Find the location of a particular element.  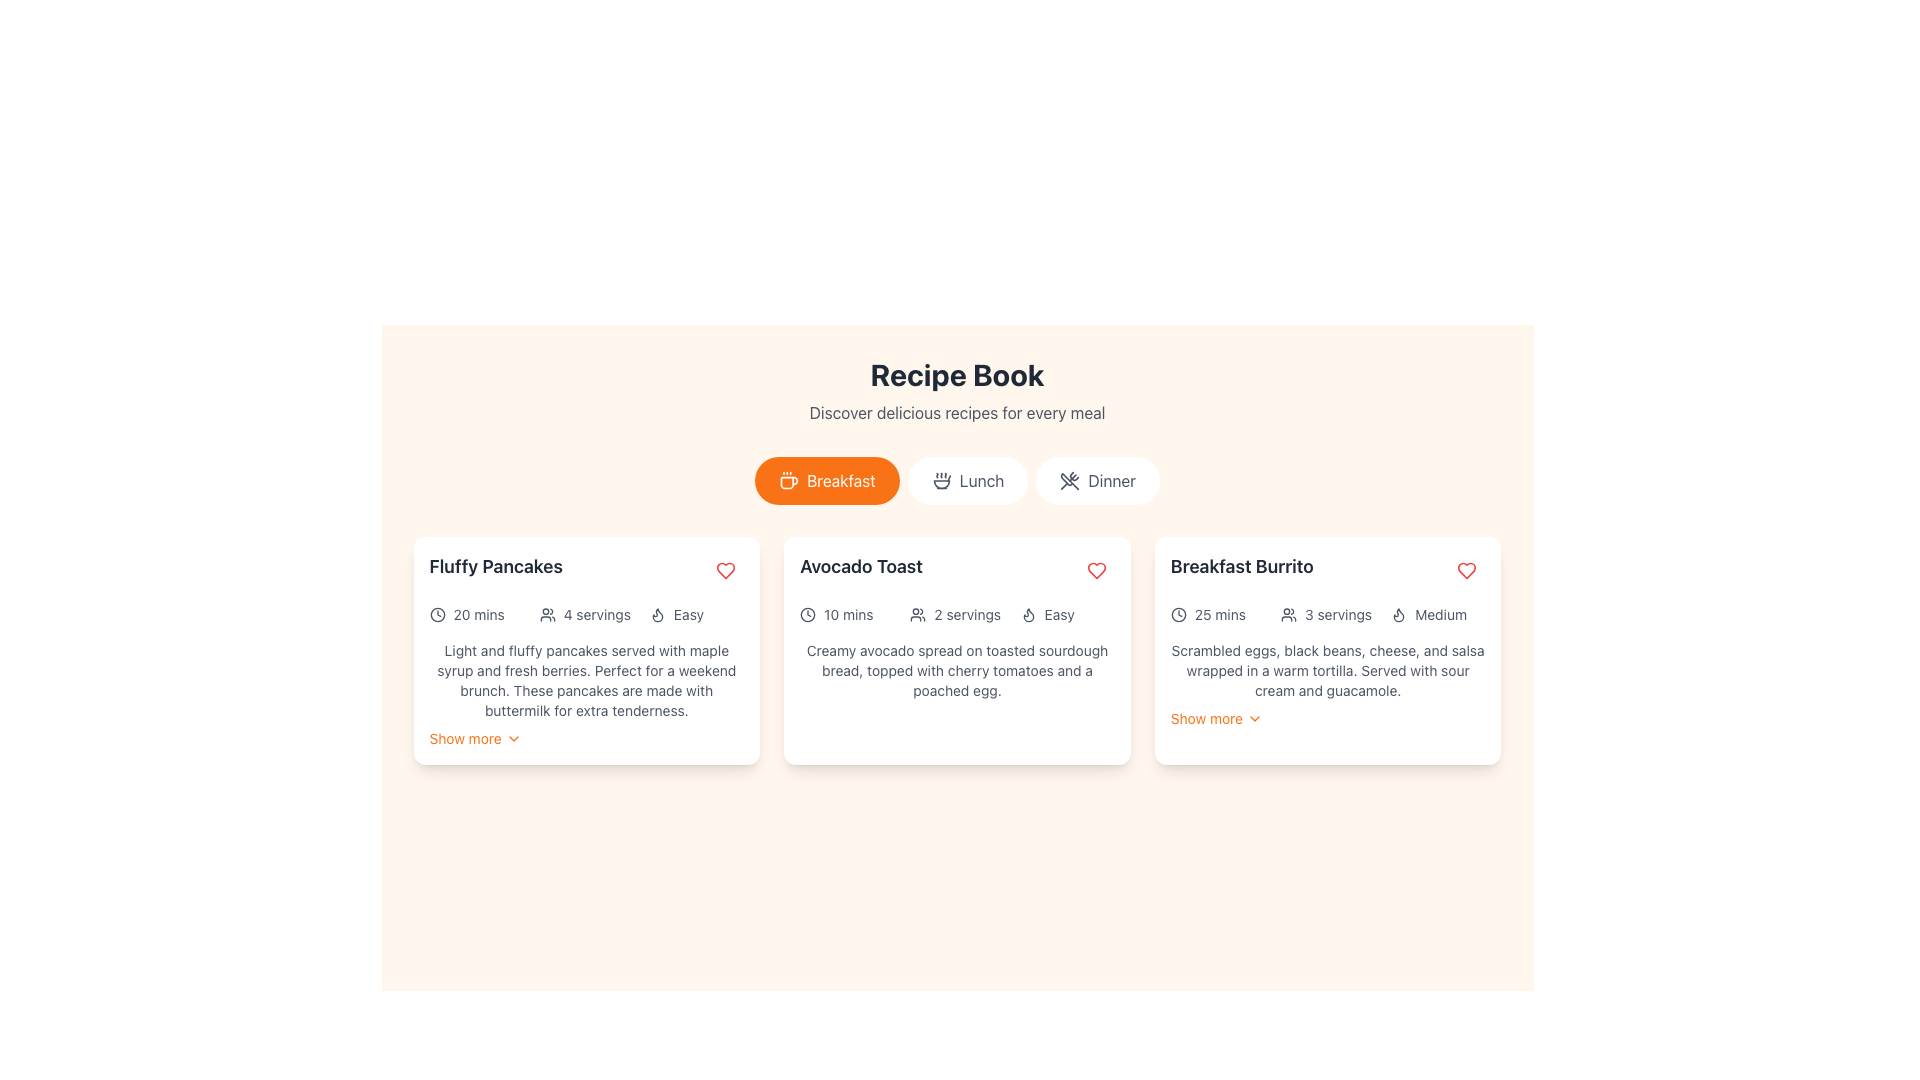

the Header with subtitle that introduces the recipe book section, located near the top of the page, centered horizontally, just above the category buttons is located at coordinates (956, 390).